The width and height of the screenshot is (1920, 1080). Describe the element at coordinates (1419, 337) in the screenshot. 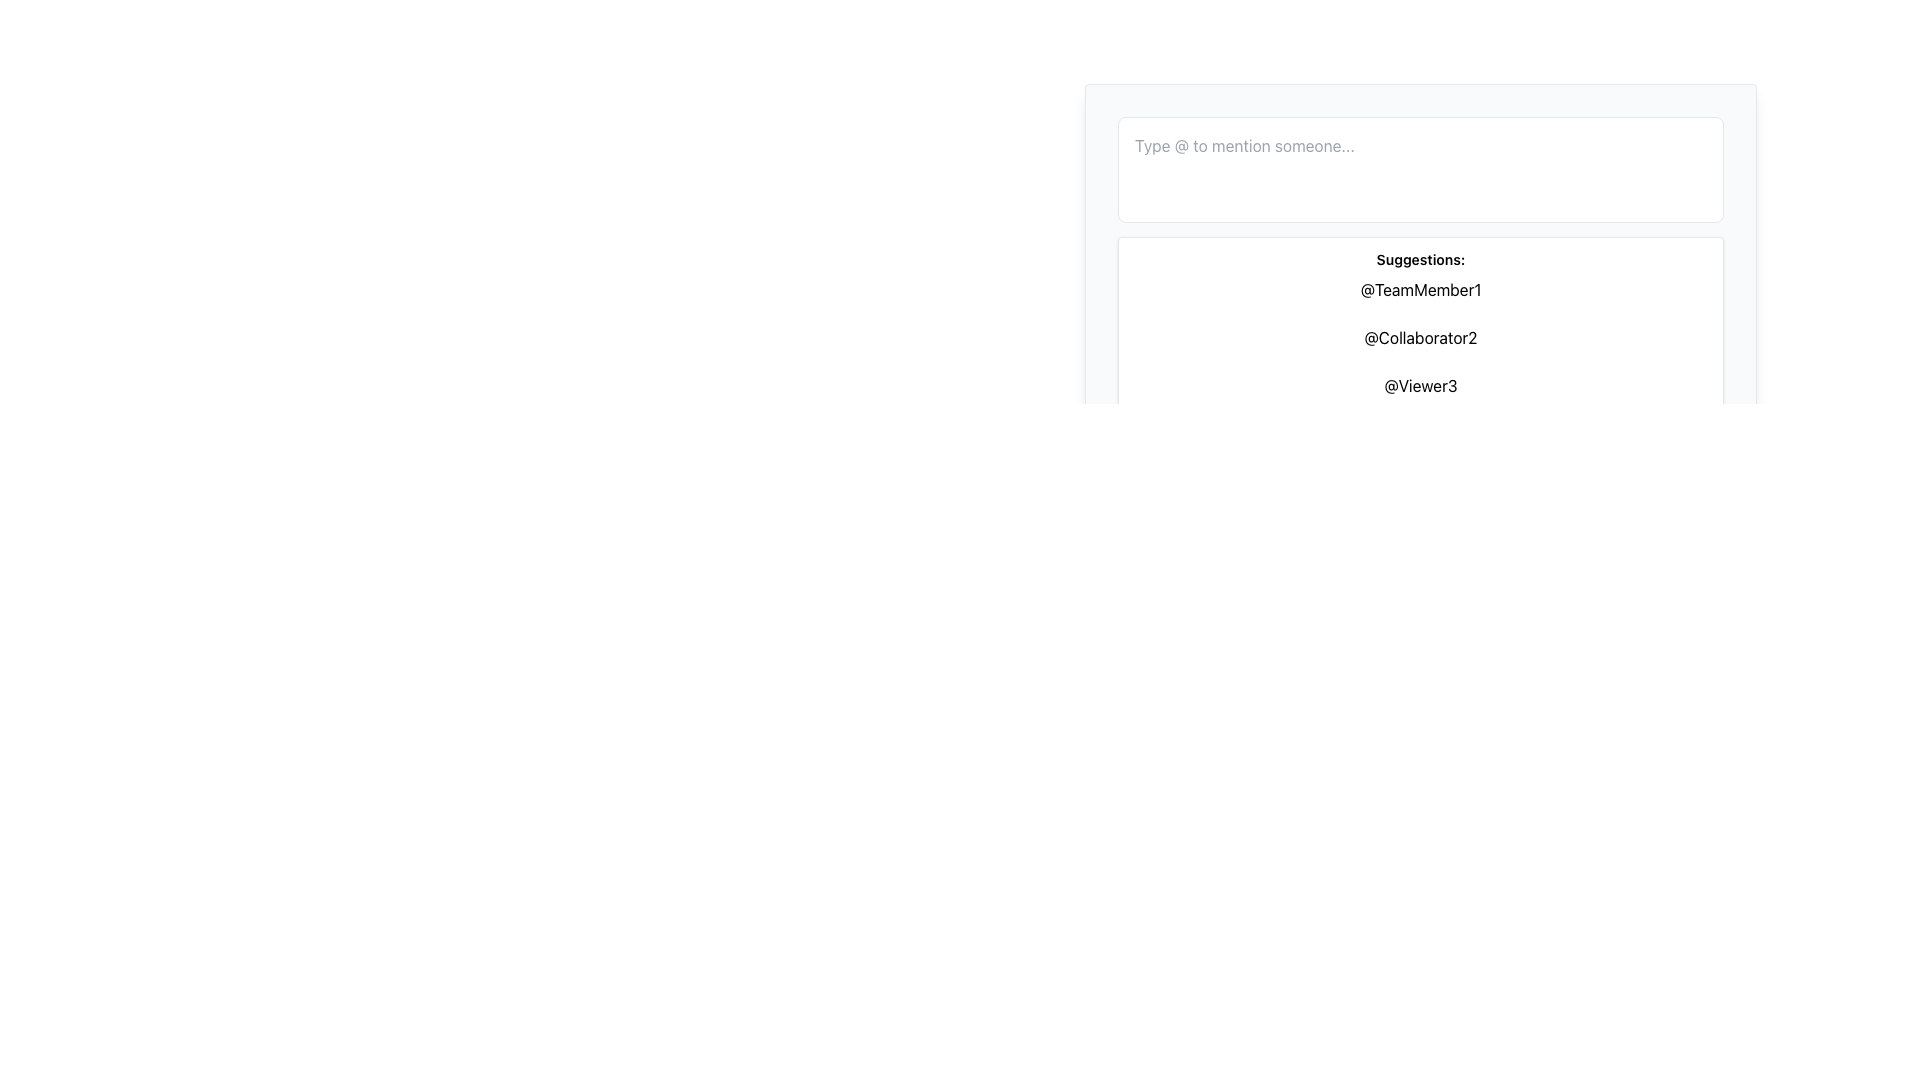

I see `the second item in the suggestion list` at that location.